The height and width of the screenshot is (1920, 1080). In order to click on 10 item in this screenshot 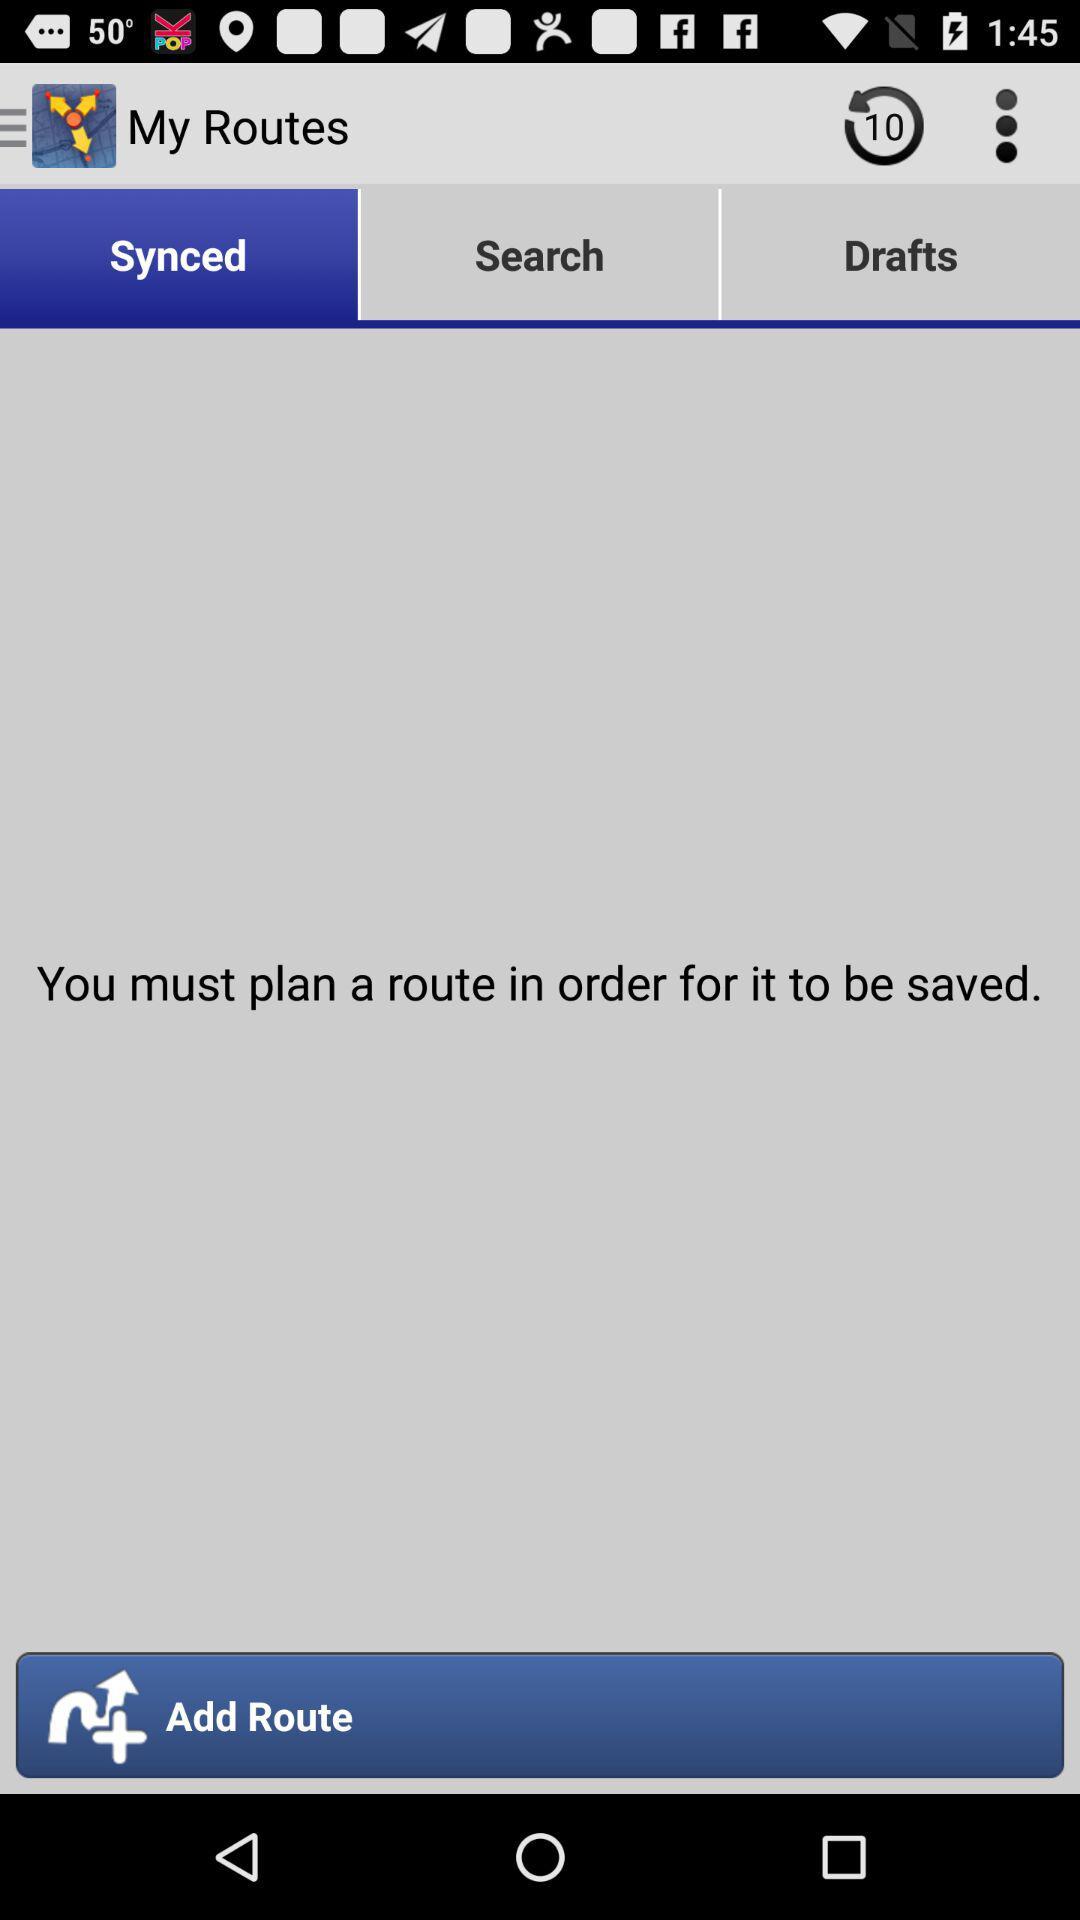, I will do `click(883, 124)`.